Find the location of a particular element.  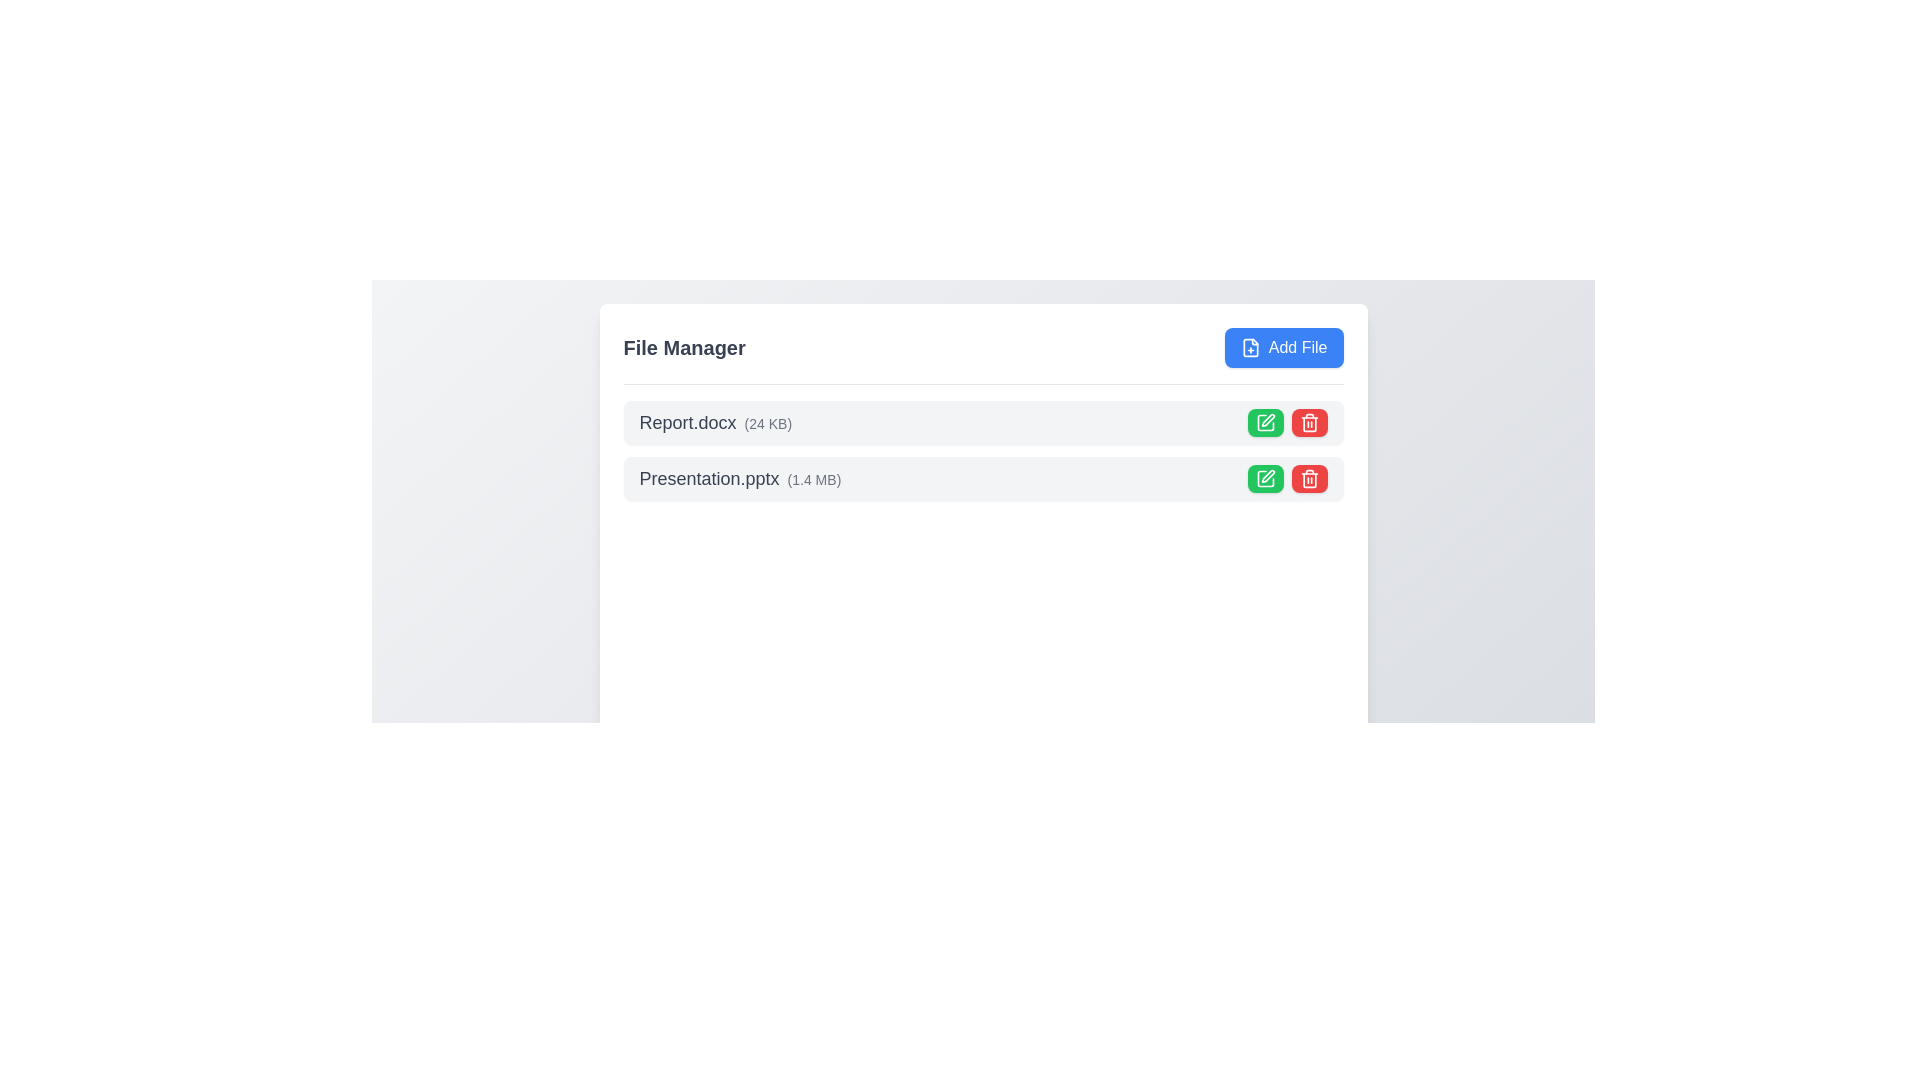

the trash icon button is located at coordinates (1309, 478).